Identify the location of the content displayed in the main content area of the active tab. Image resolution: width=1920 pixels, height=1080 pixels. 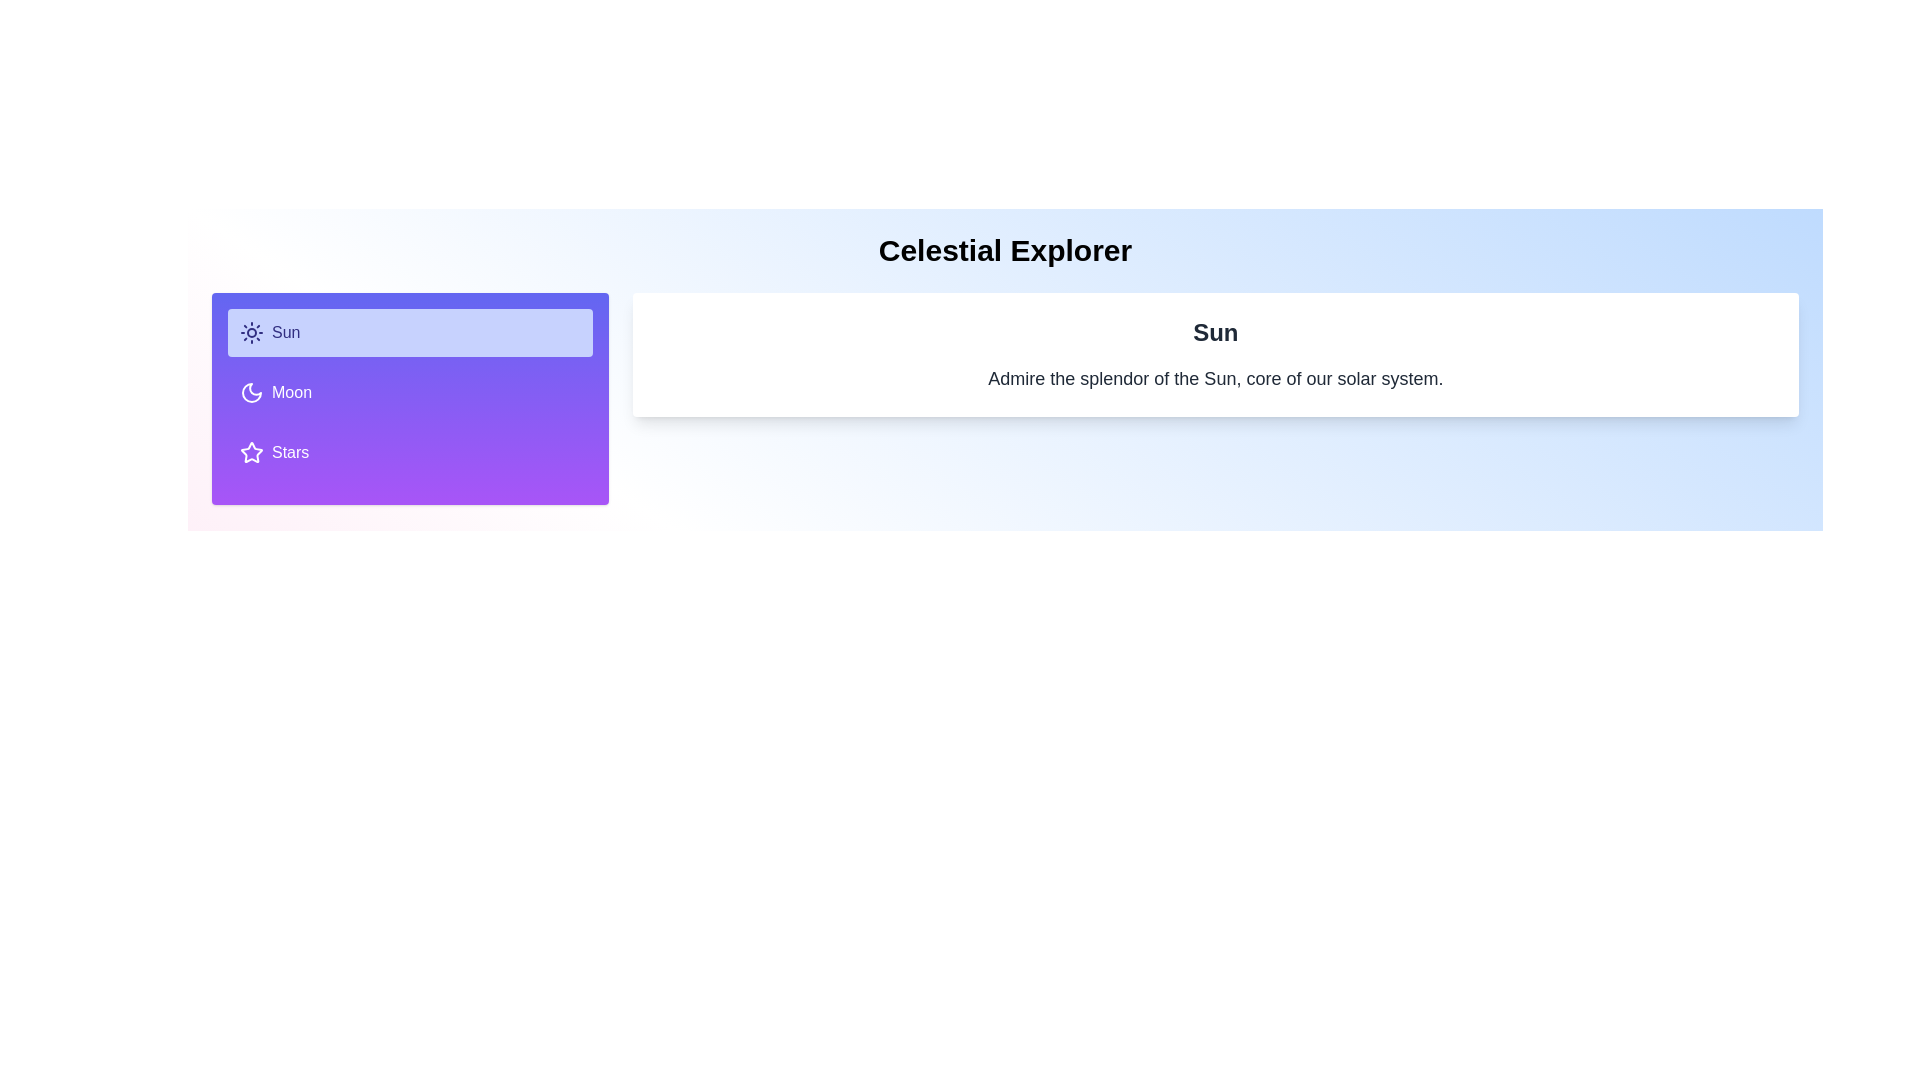
(1214, 353).